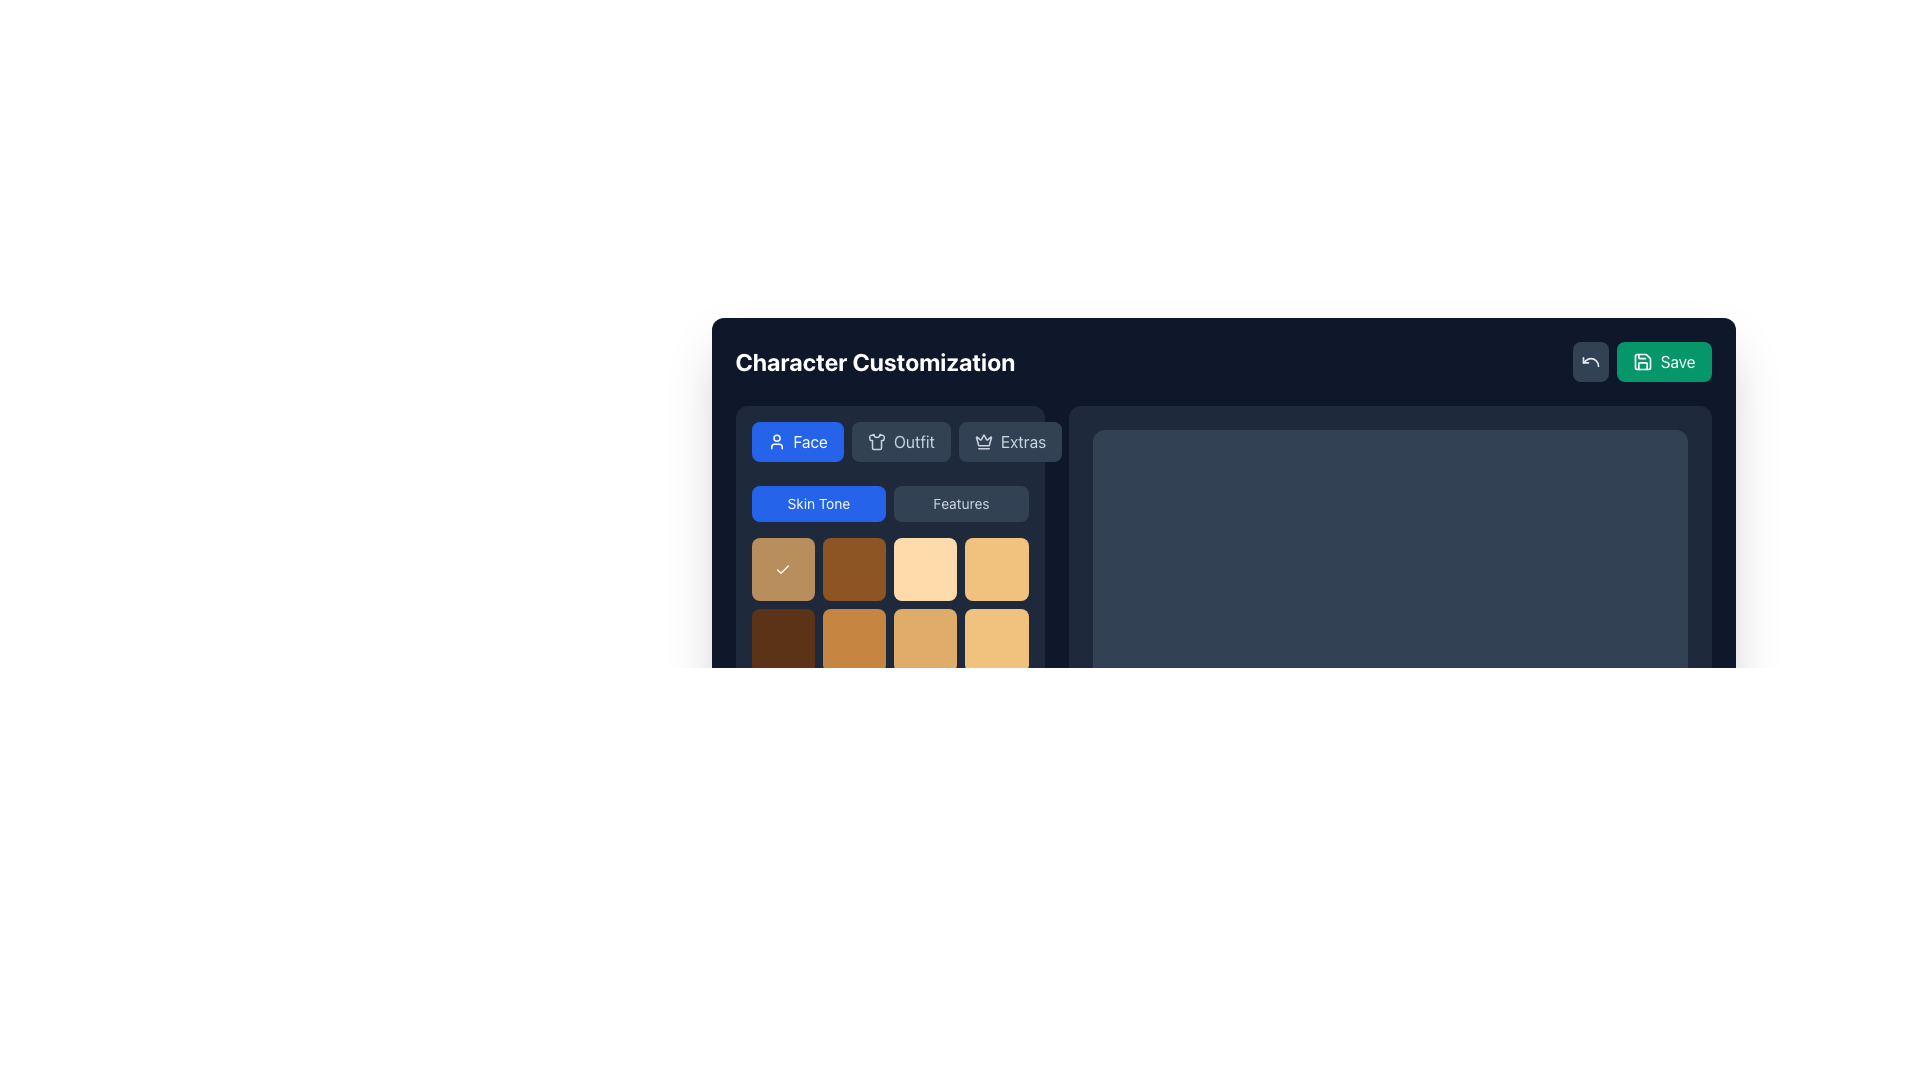 Image resolution: width=1920 pixels, height=1080 pixels. I want to click on the interactive selection tile in the third column of the first row within the 'Skin Tone' section of the character customization interface, so click(924, 569).